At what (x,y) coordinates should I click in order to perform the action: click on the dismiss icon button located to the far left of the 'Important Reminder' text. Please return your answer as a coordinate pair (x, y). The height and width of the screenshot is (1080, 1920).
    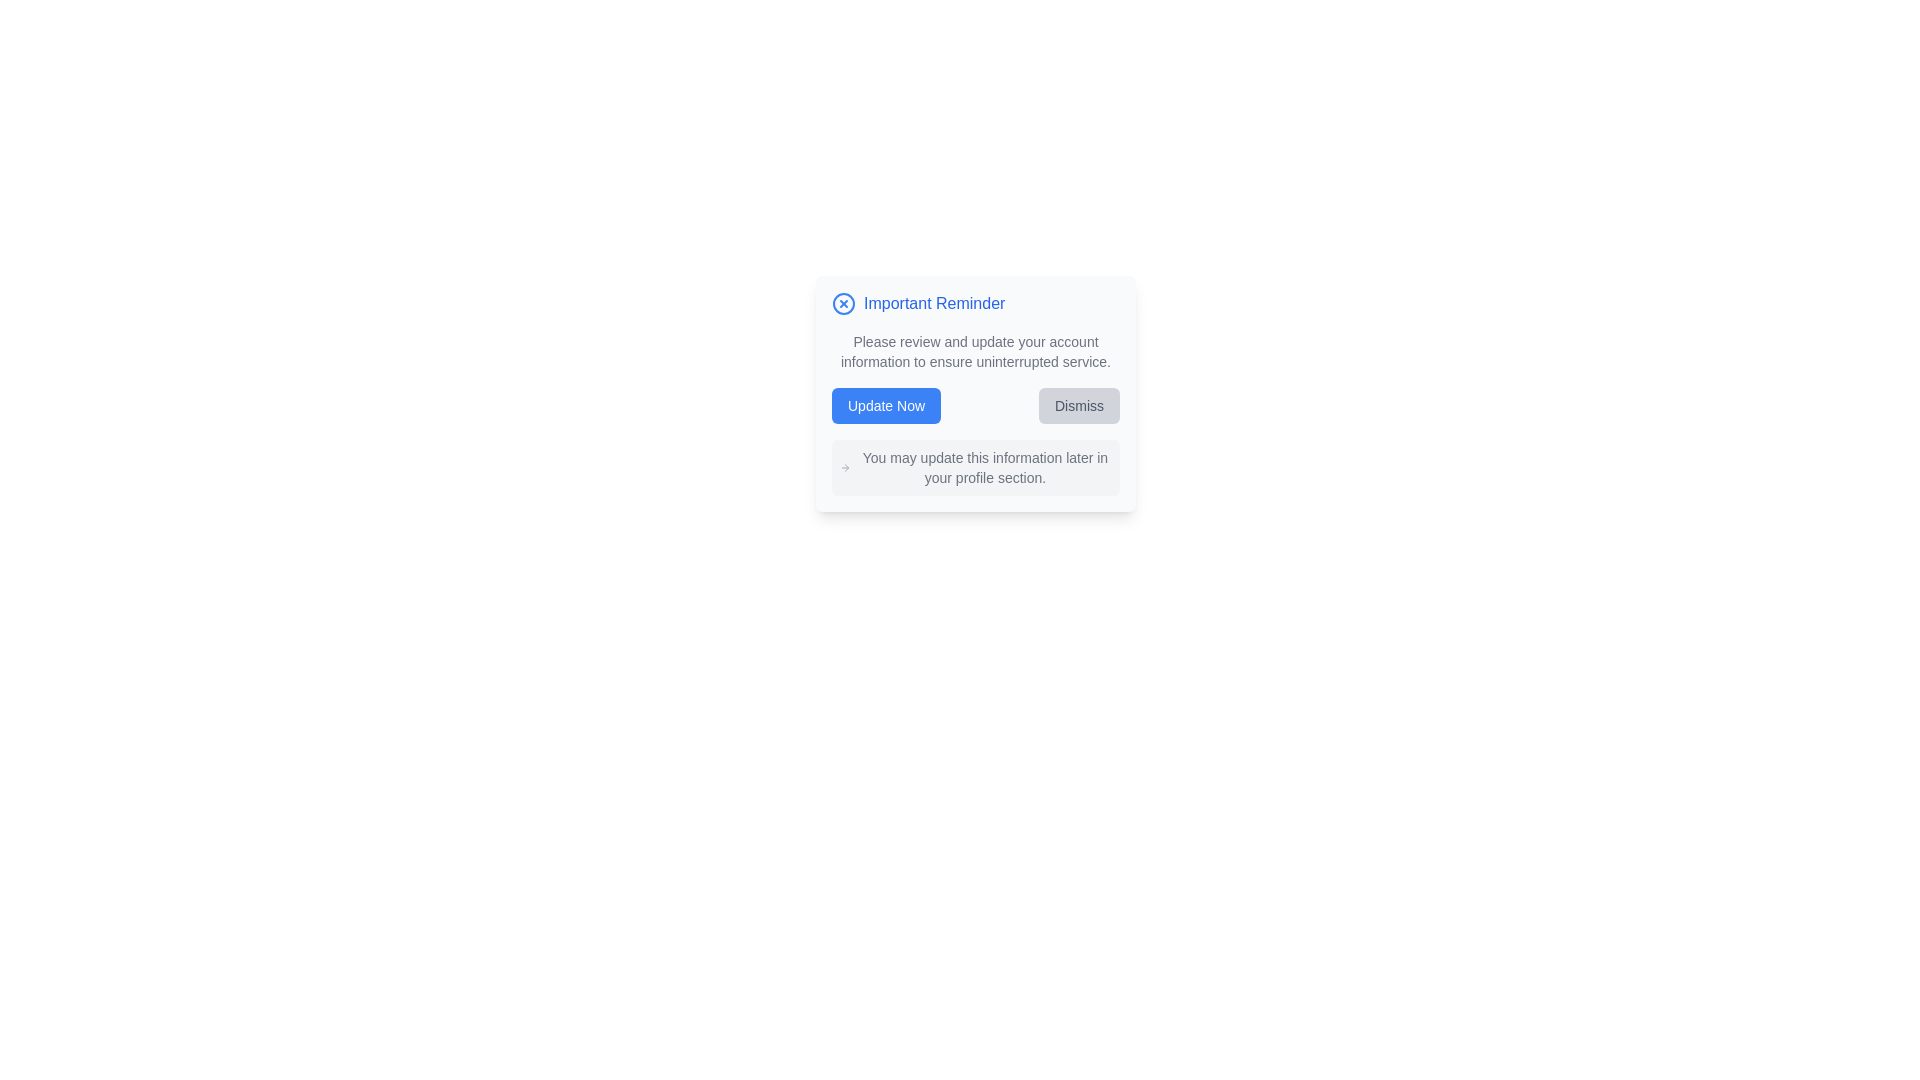
    Looking at the image, I should click on (844, 304).